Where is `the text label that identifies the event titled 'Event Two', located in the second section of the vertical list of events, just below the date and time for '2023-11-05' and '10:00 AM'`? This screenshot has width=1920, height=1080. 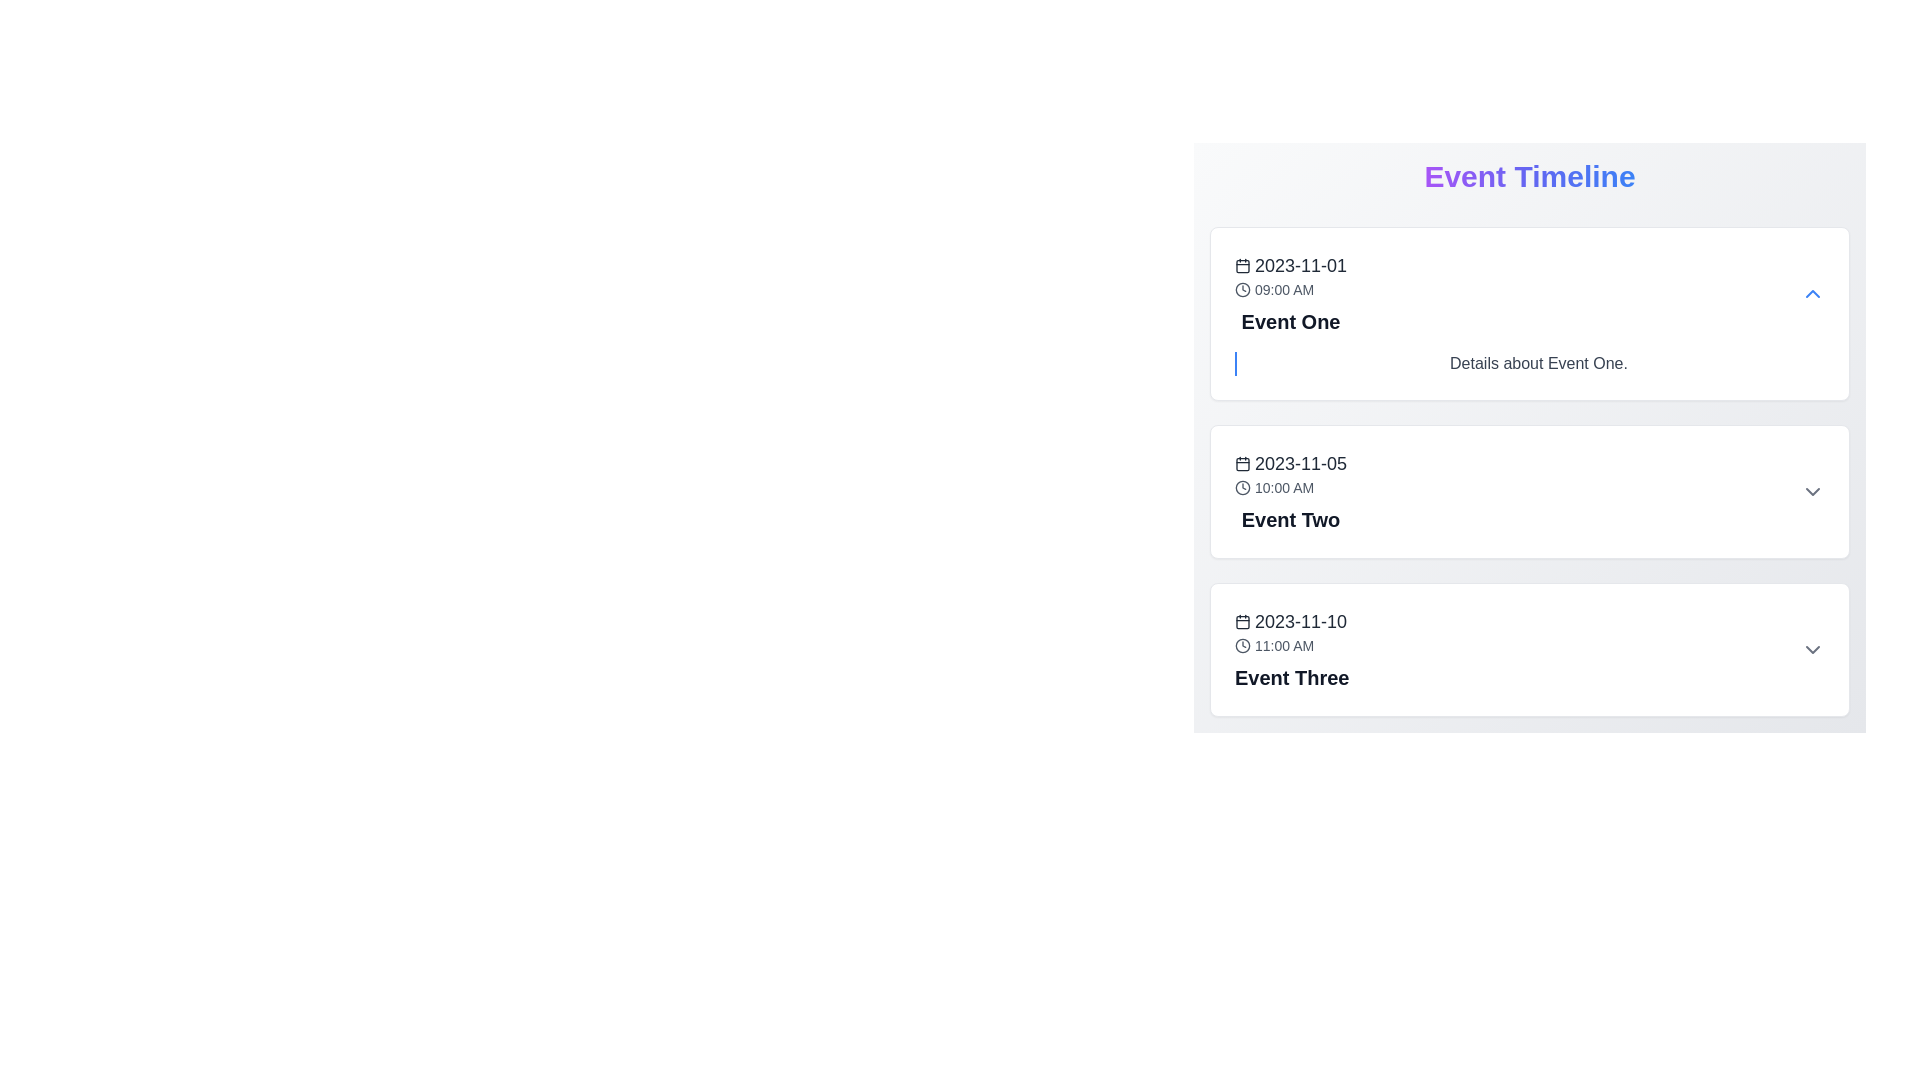
the text label that identifies the event titled 'Event Two', located in the second section of the vertical list of events, just below the date and time for '2023-11-05' and '10:00 AM' is located at coordinates (1291, 519).